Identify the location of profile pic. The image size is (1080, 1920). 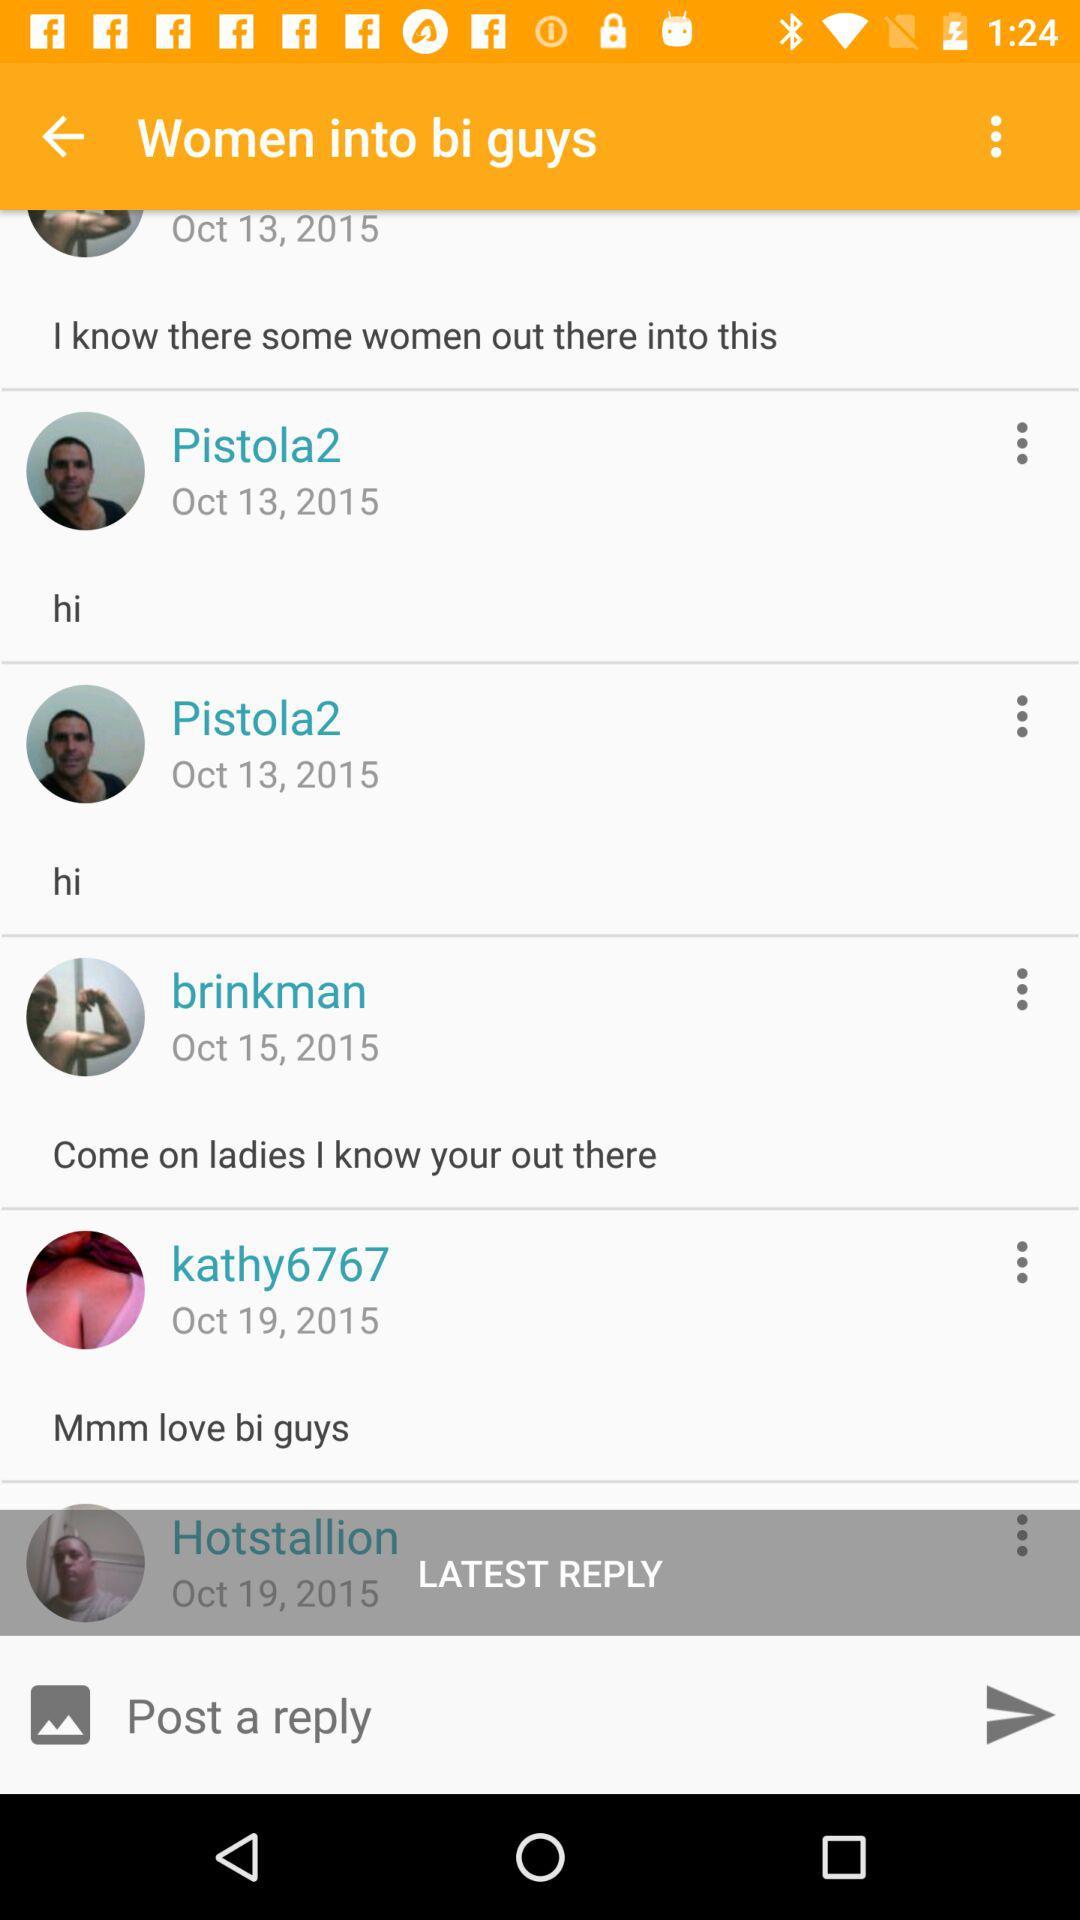
(84, 743).